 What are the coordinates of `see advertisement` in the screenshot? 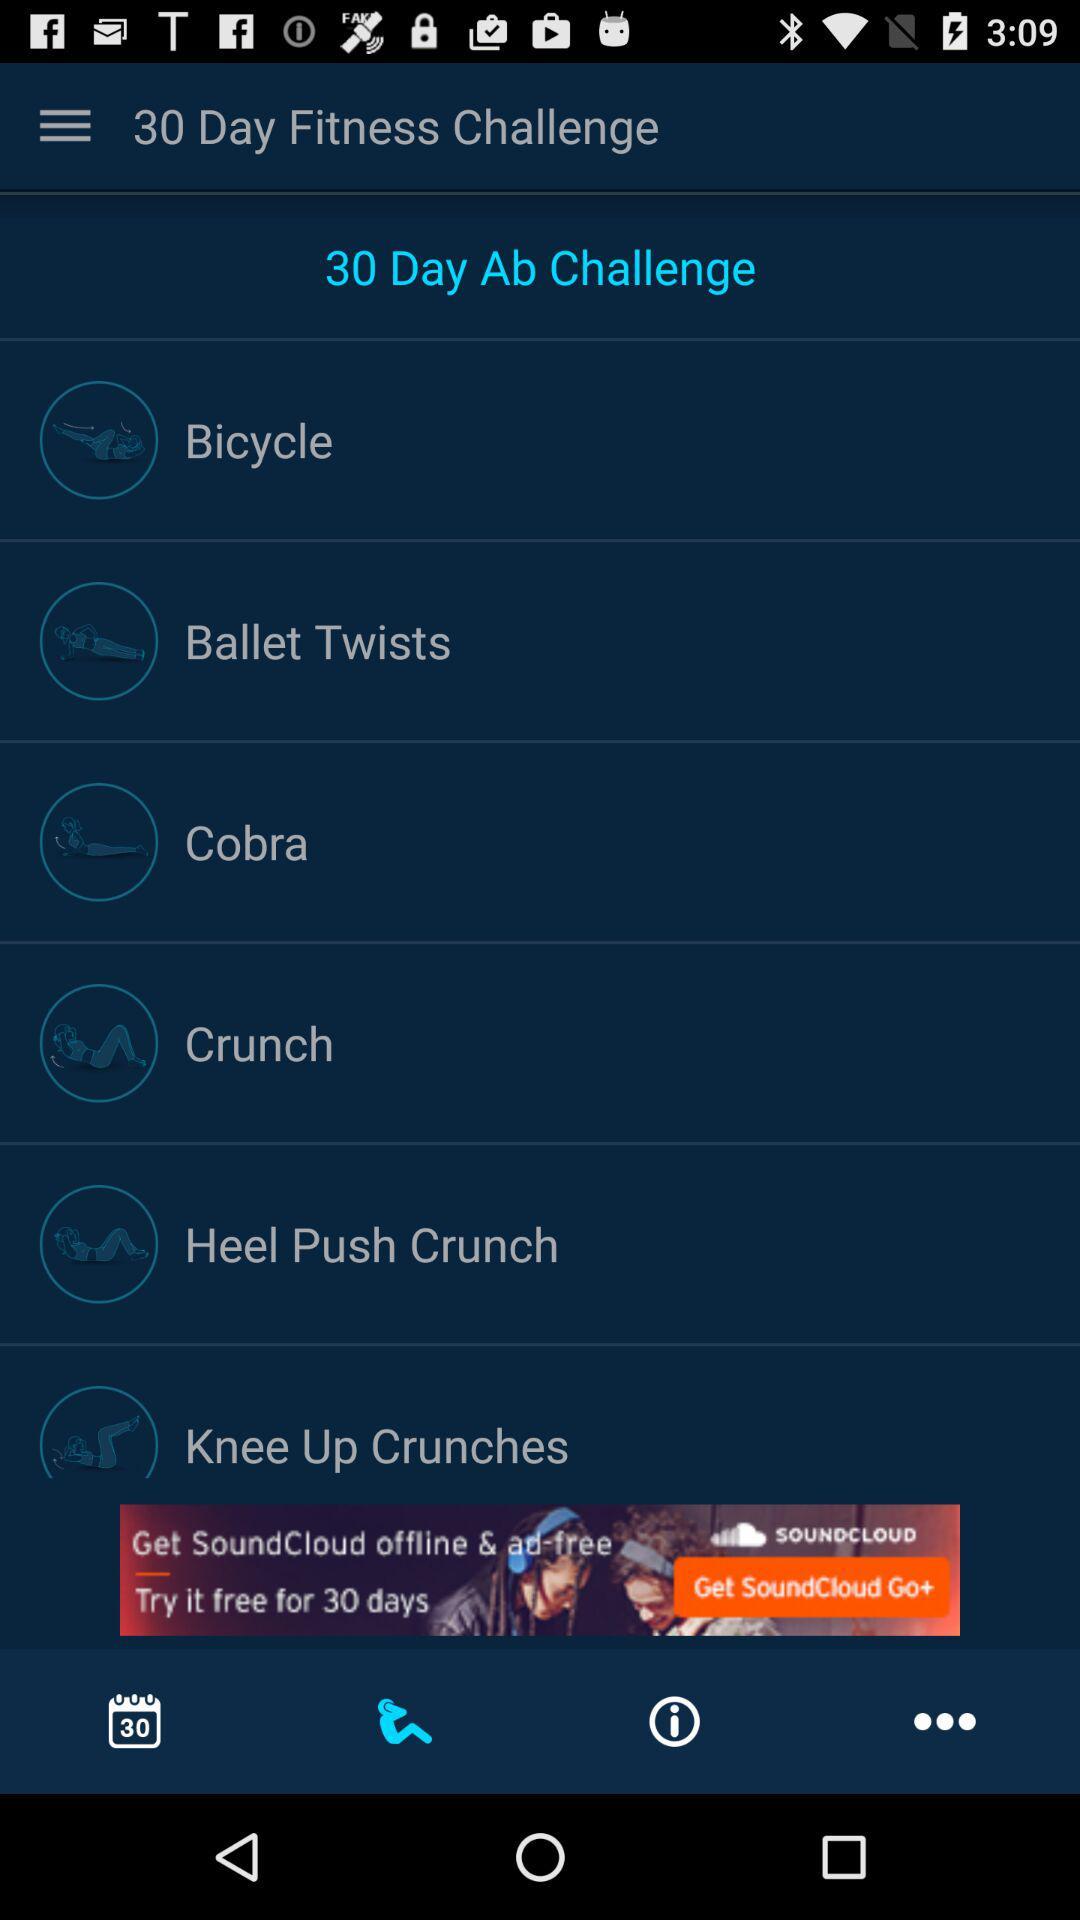 It's located at (540, 1569).